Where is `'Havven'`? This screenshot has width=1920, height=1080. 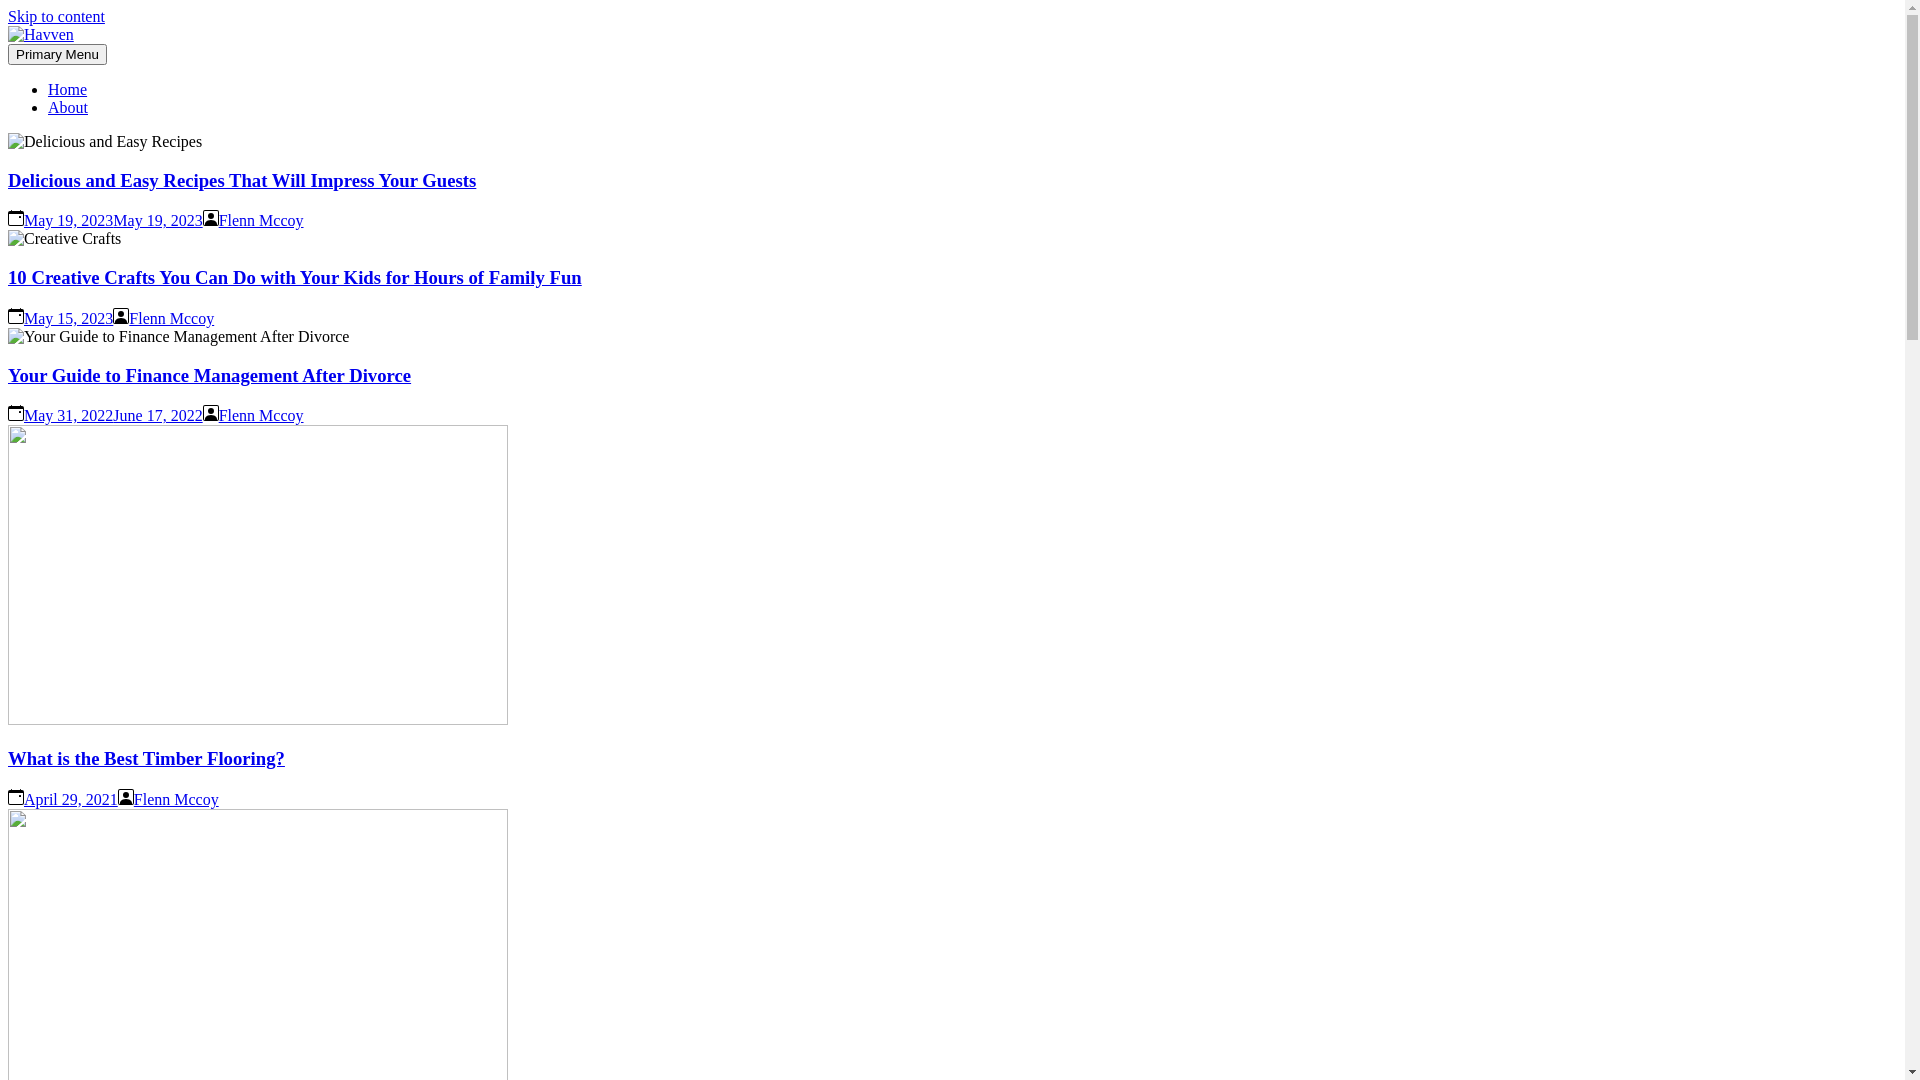
'Havven' is located at coordinates (60, 82).